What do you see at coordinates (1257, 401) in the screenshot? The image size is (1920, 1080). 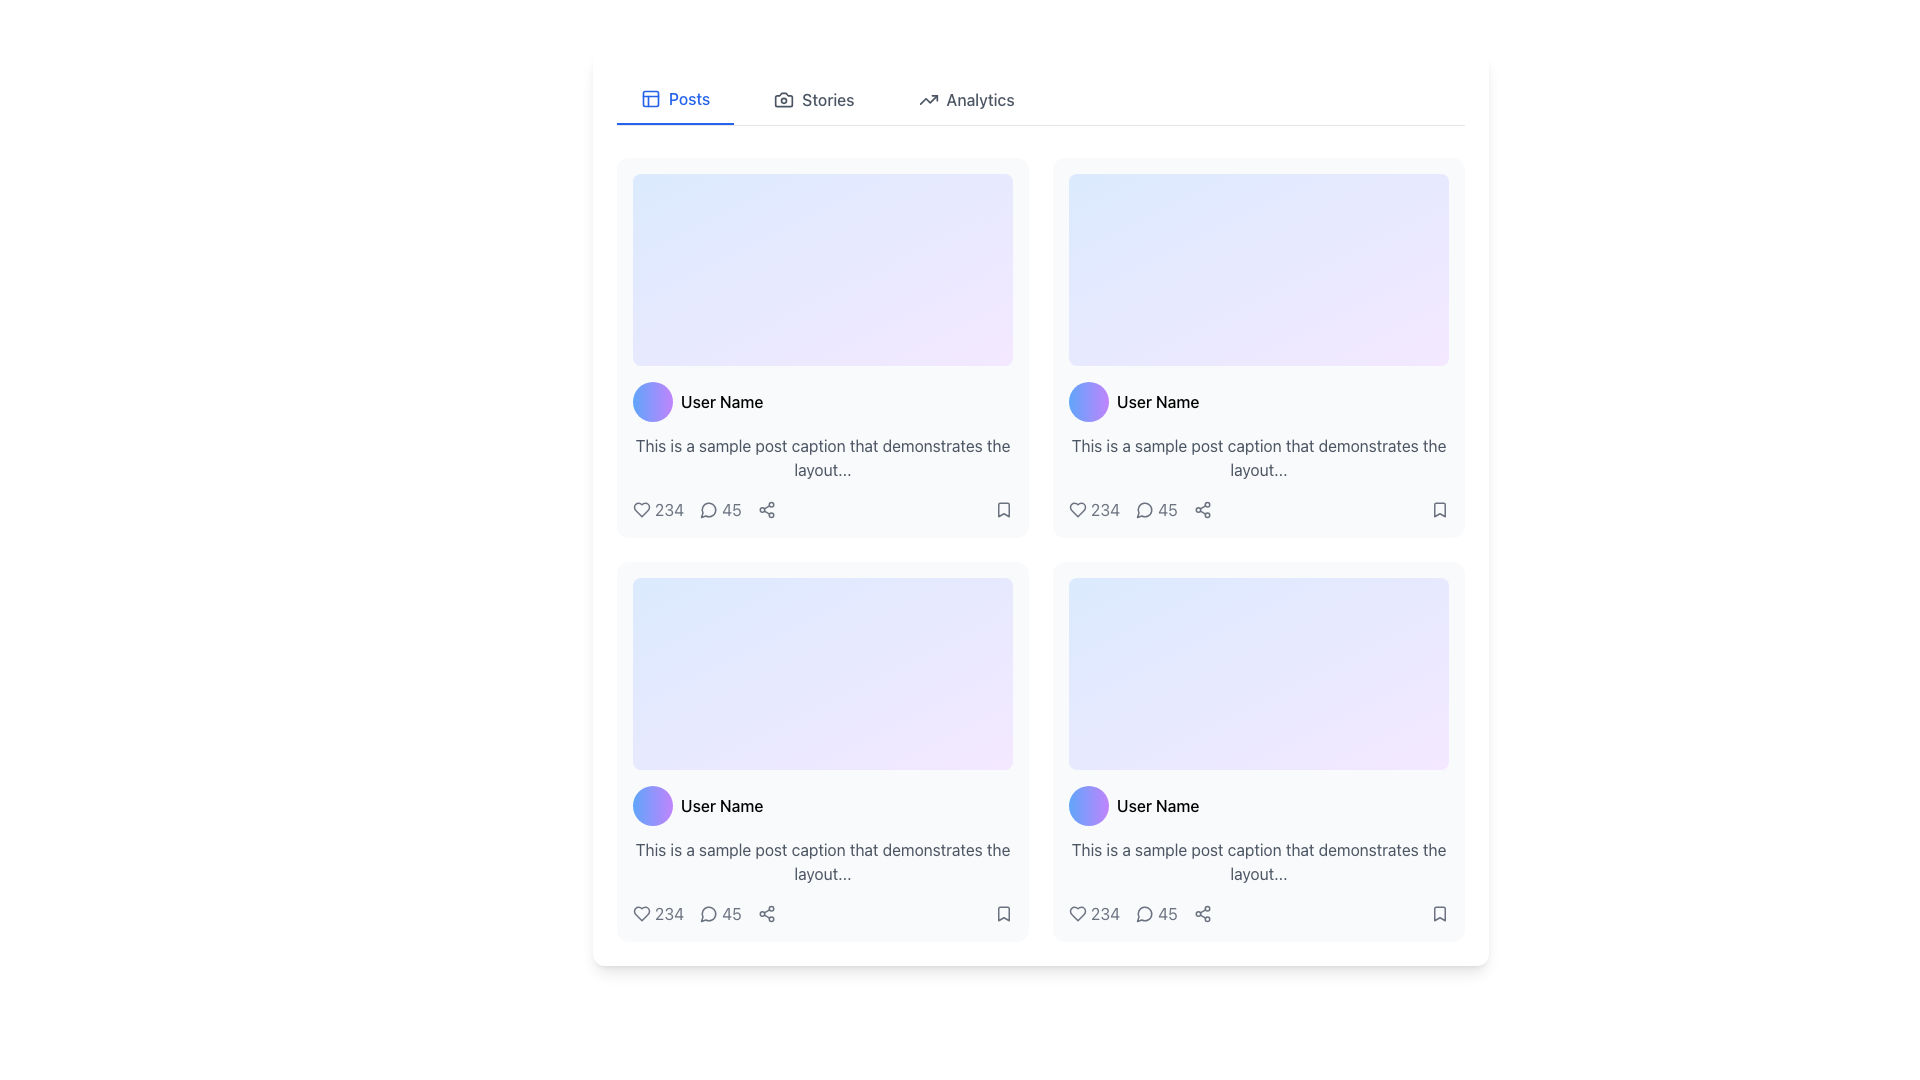 I see `the User profile identification section located in the second card from the left in the top row of a grid layout, which is directly below the displayed image section` at bounding box center [1257, 401].